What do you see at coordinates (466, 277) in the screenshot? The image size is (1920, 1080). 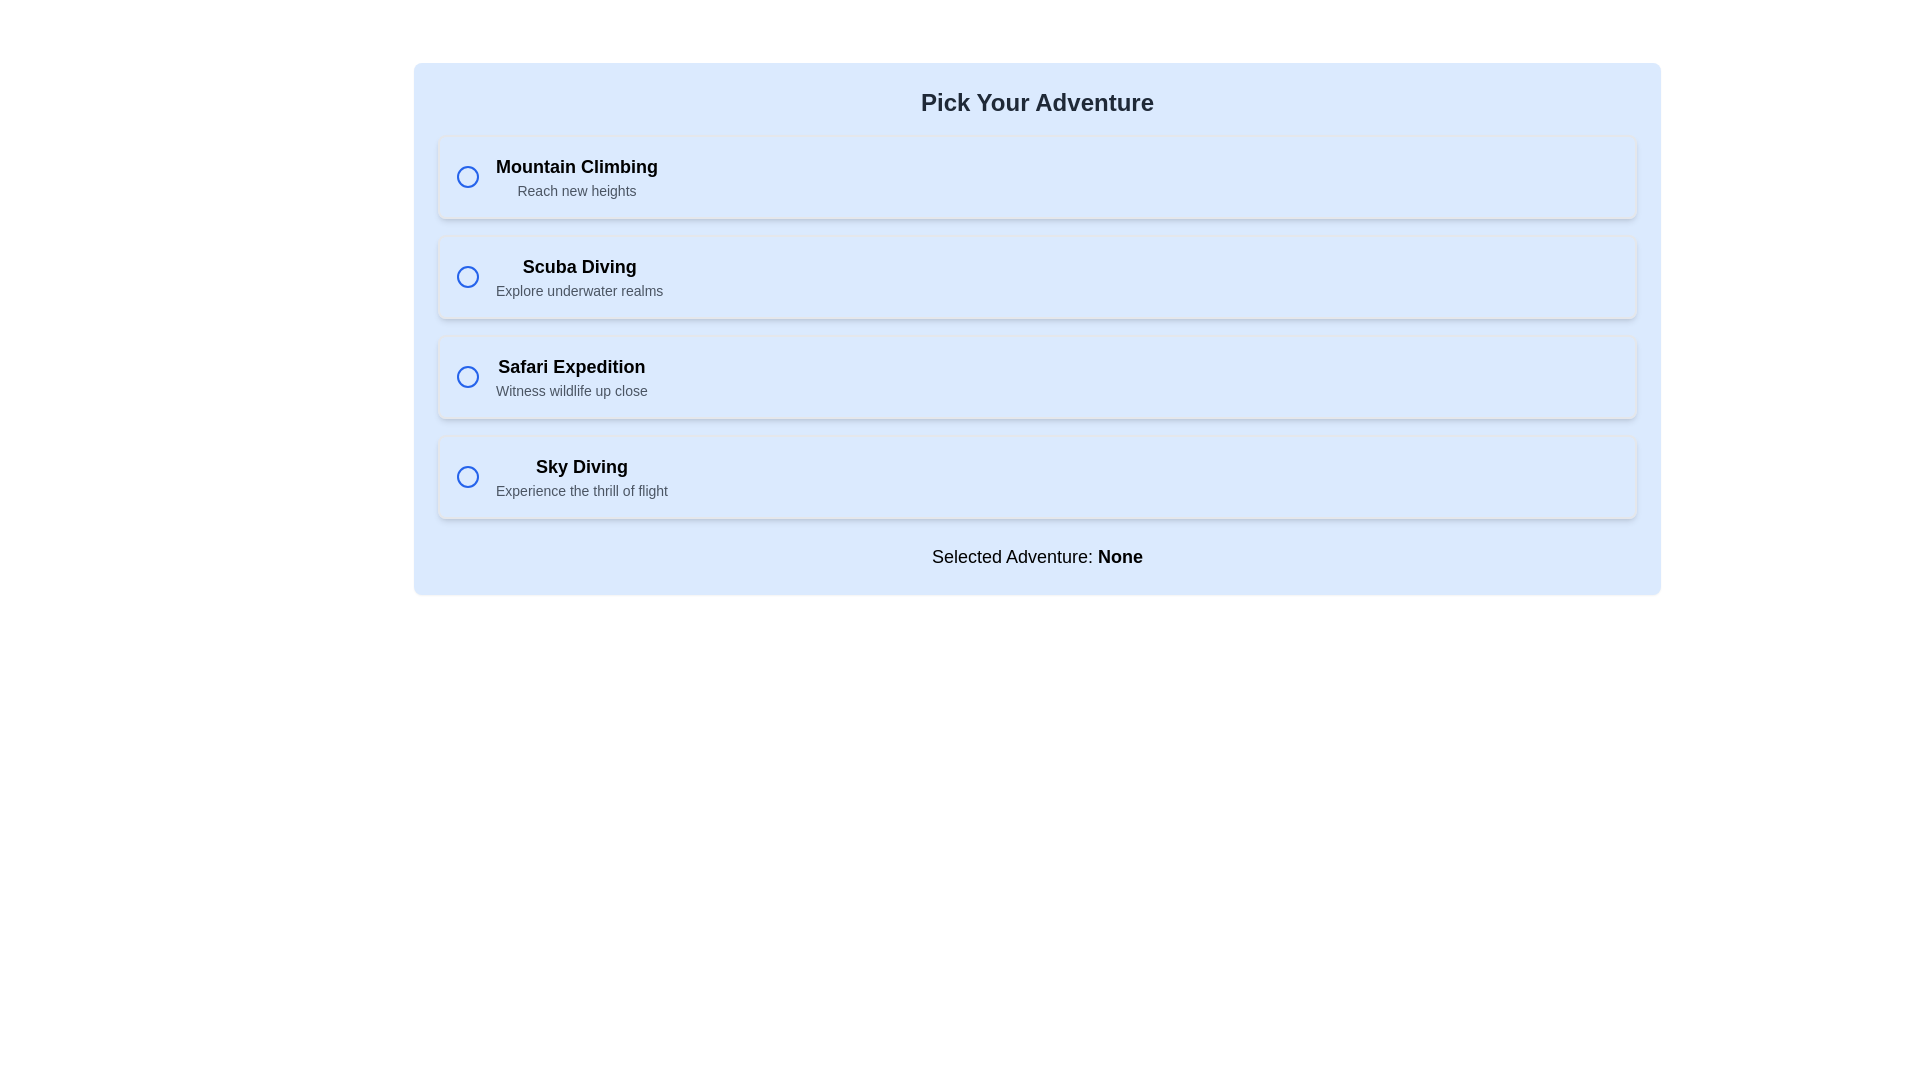 I see `the Radio Button Indicator located to the left of the 'Scuba Diving' text in the second option of the list` at bounding box center [466, 277].